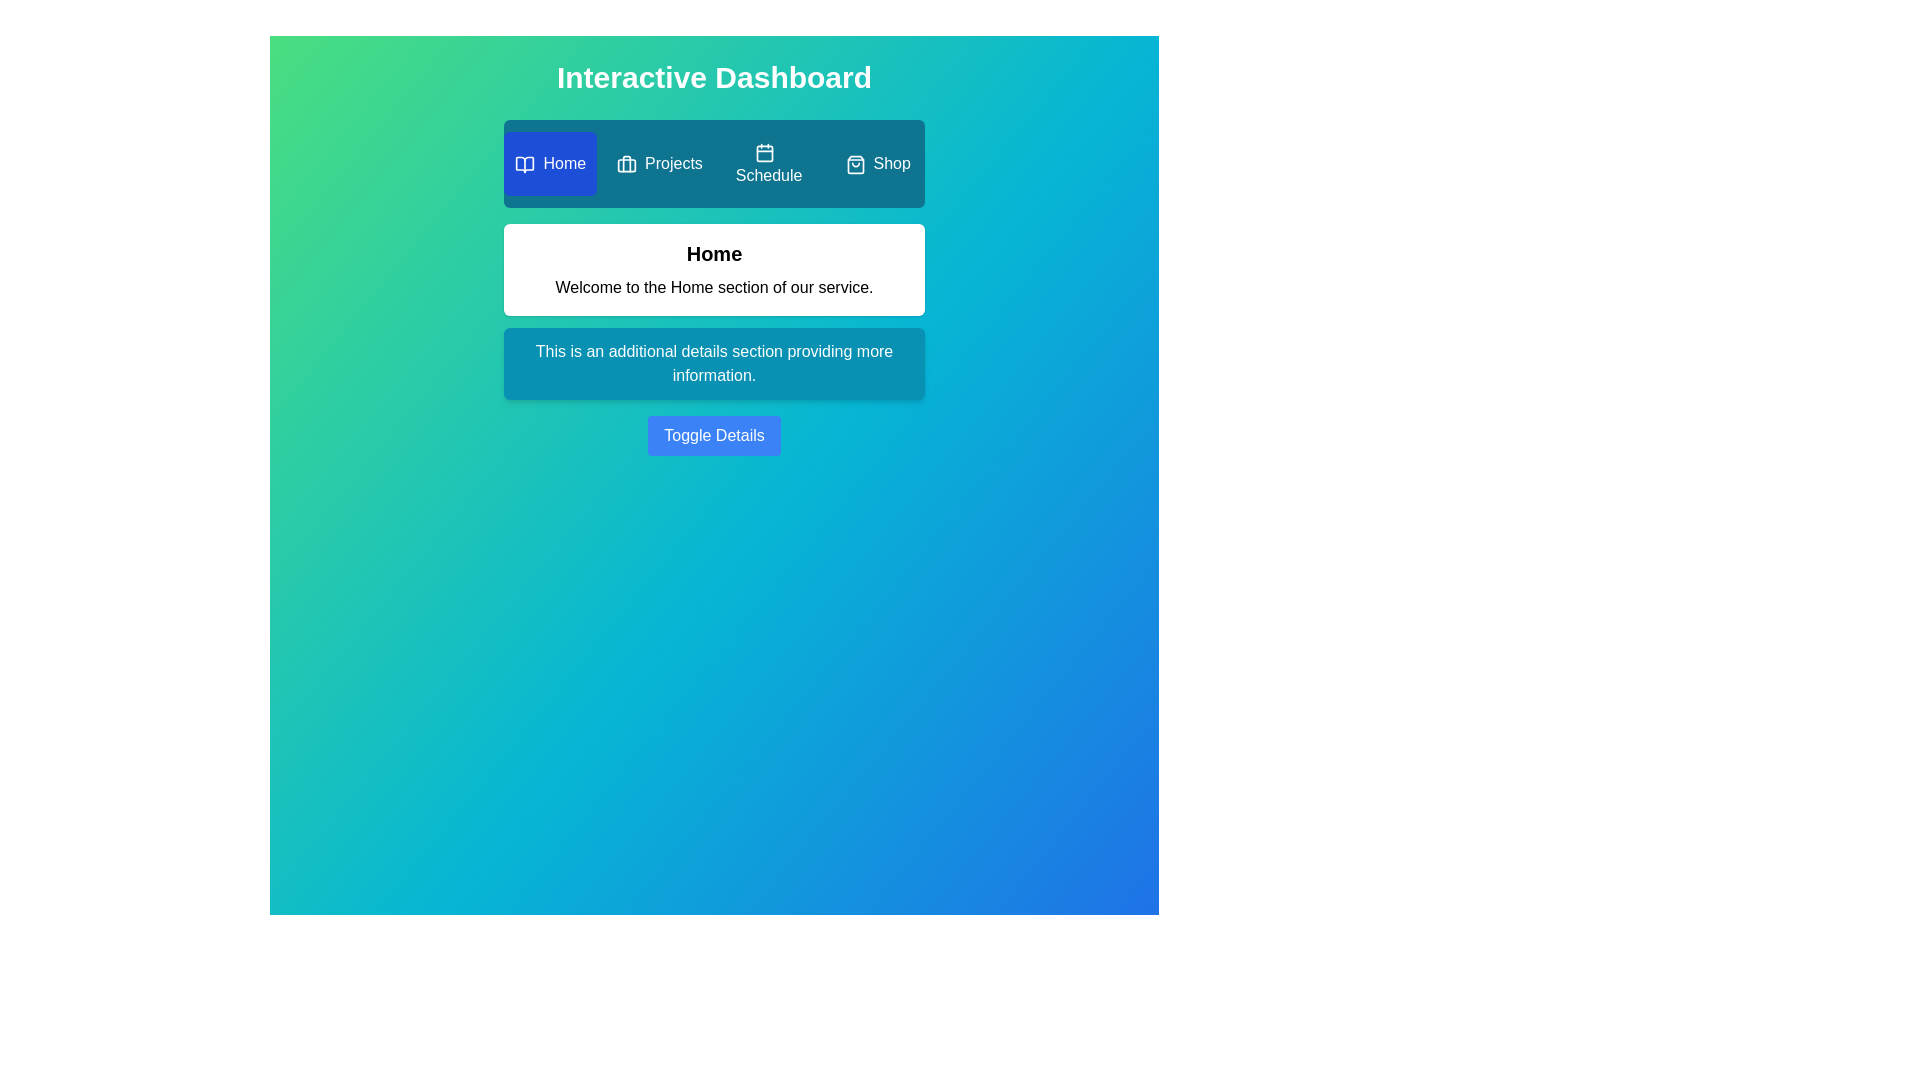  What do you see at coordinates (626, 163) in the screenshot?
I see `the icon of the Projects tab to observe its context` at bounding box center [626, 163].